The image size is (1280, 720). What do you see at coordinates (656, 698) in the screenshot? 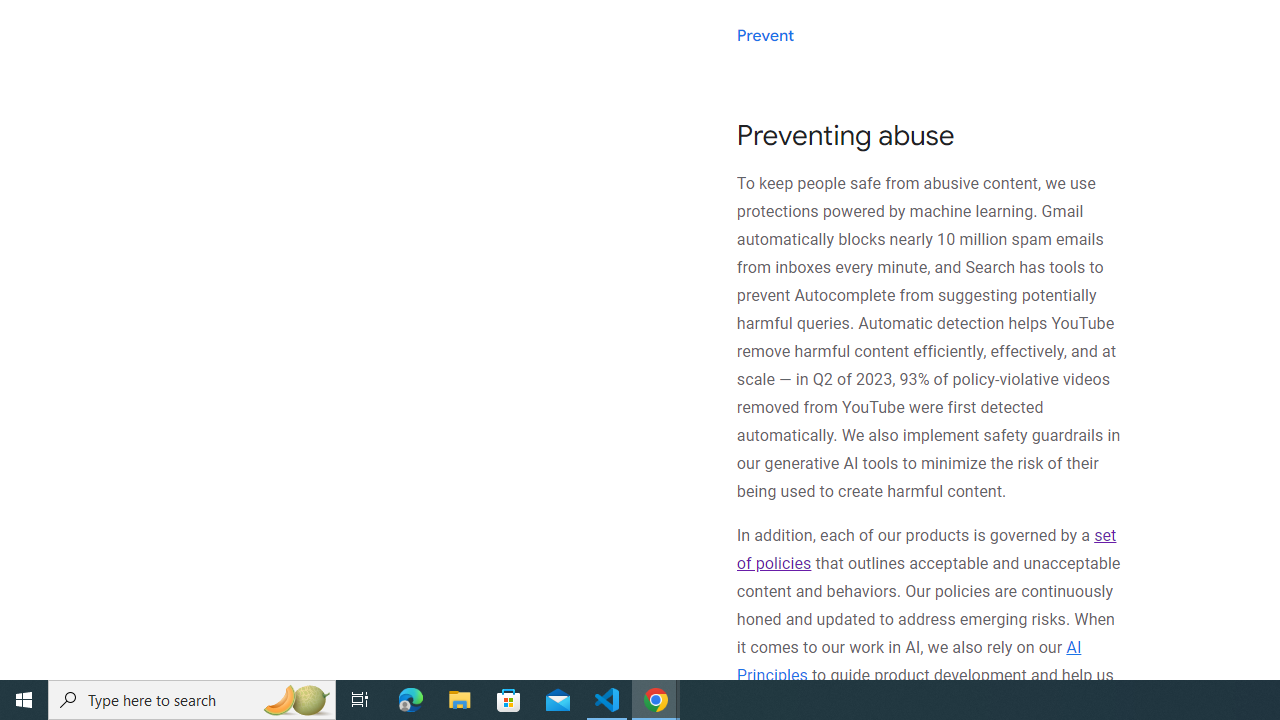
I see `'Google Chrome - 2 running windows'` at bounding box center [656, 698].